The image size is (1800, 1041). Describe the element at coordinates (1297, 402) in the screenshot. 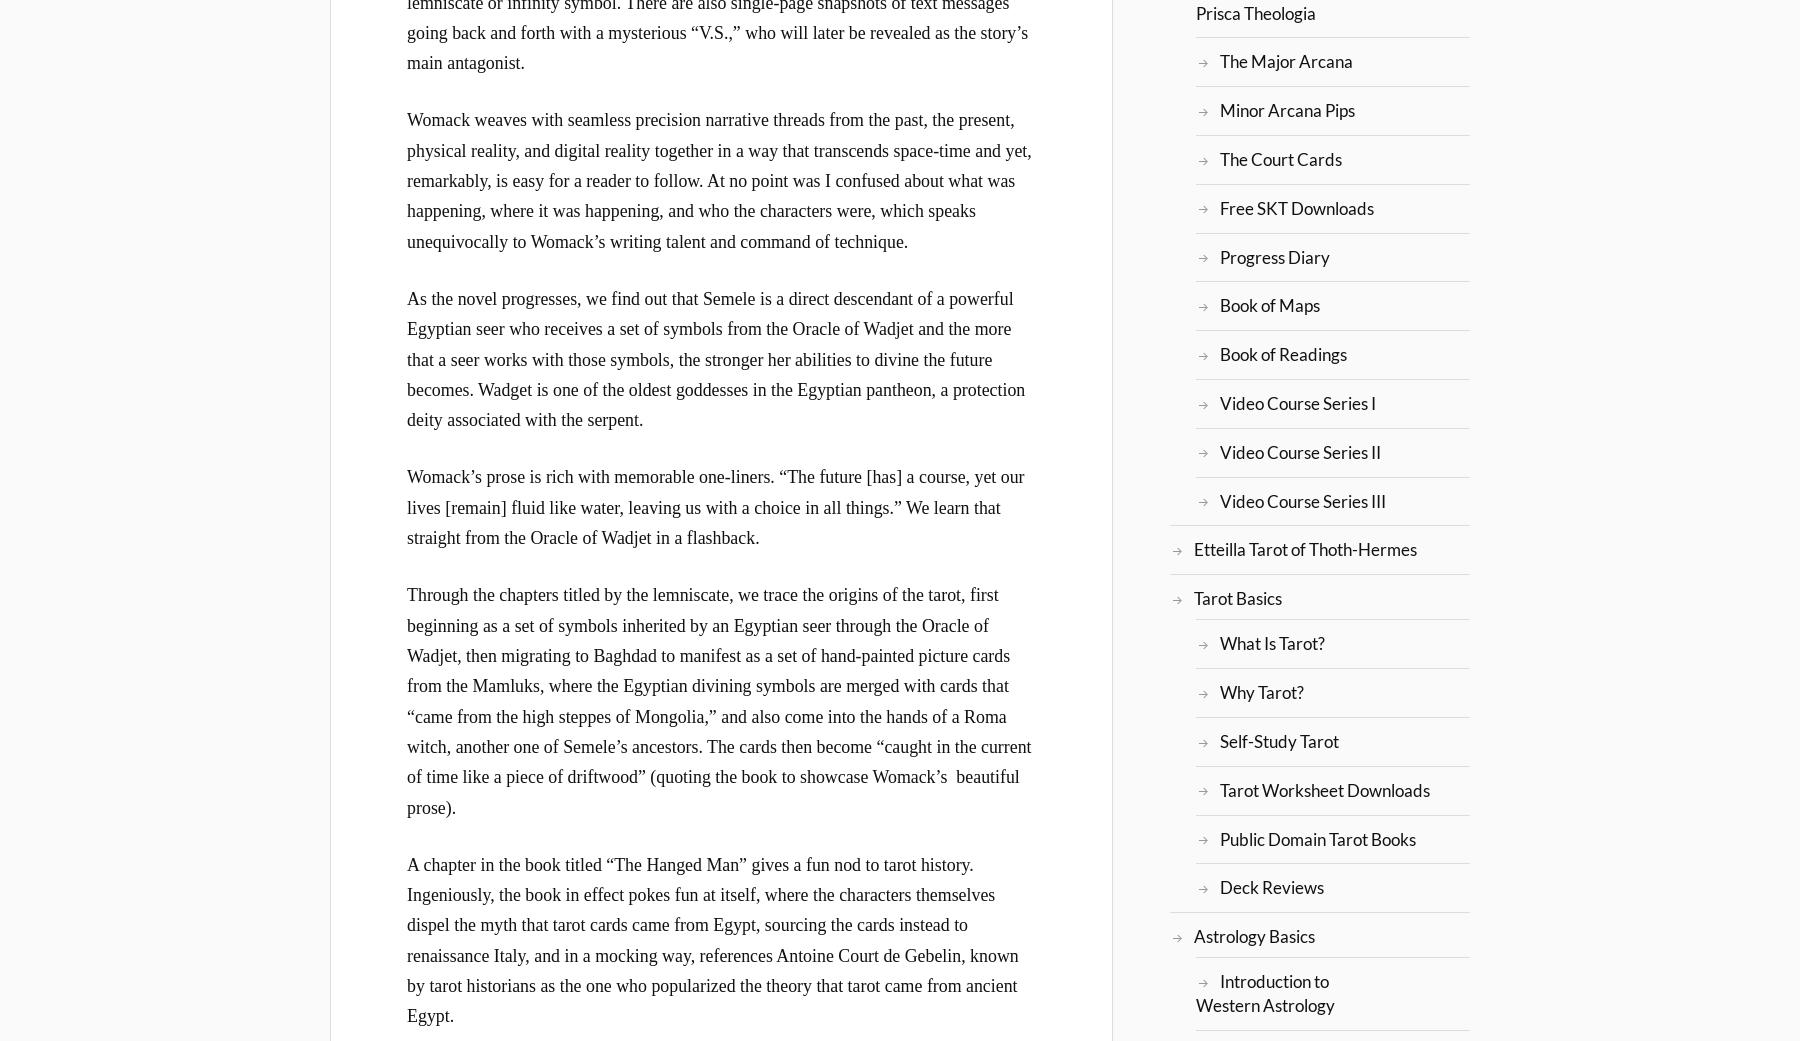

I see `'Video Course Series I'` at that location.